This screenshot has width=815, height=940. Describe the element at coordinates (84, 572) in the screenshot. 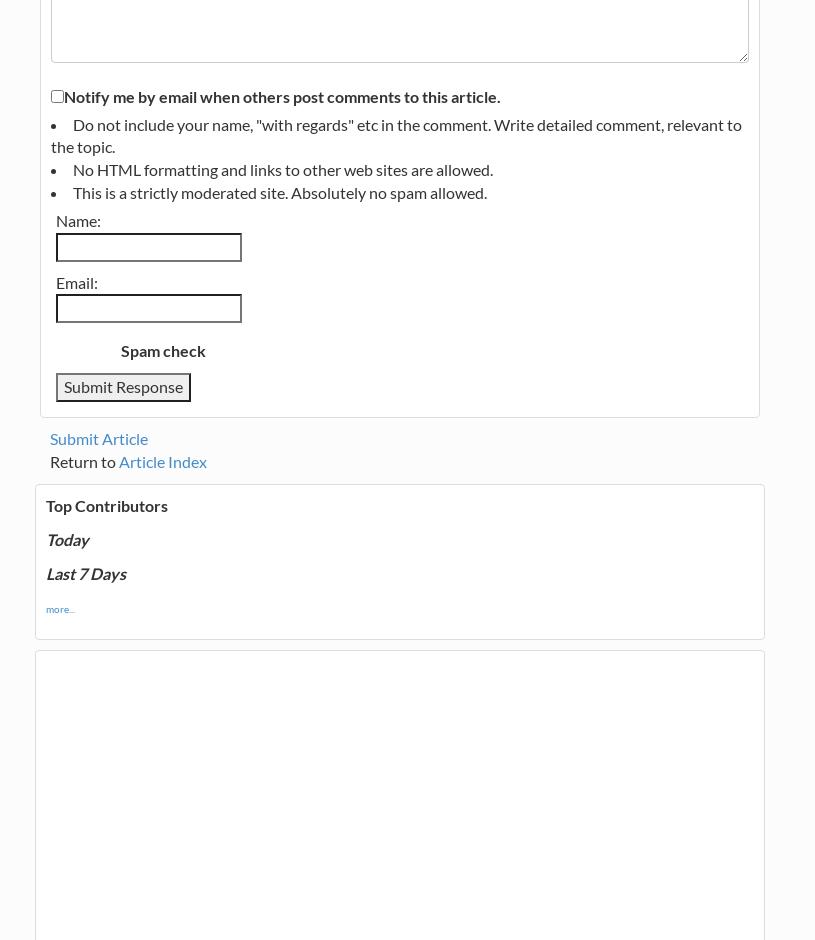

I see `'Last 7 Days'` at that location.